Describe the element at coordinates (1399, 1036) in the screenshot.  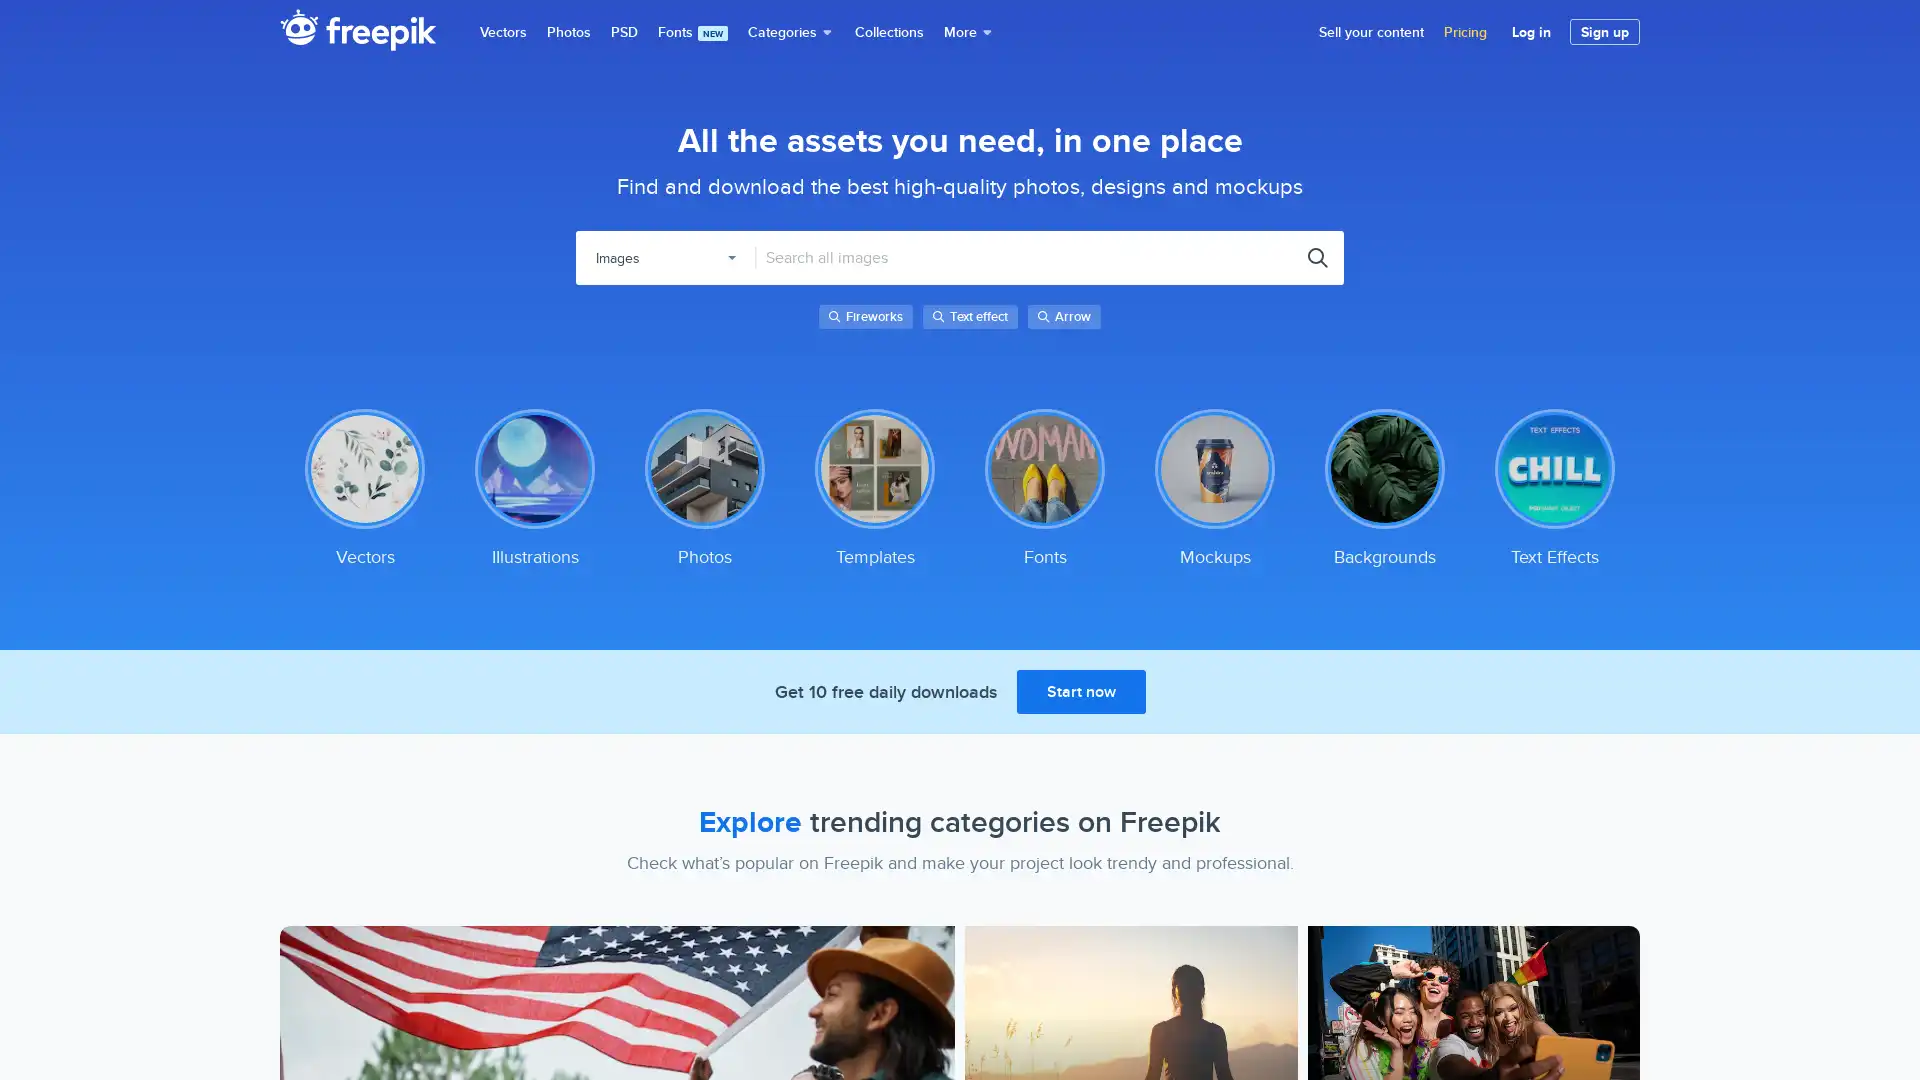
I see `Do Not Sell My Personal Information` at that location.